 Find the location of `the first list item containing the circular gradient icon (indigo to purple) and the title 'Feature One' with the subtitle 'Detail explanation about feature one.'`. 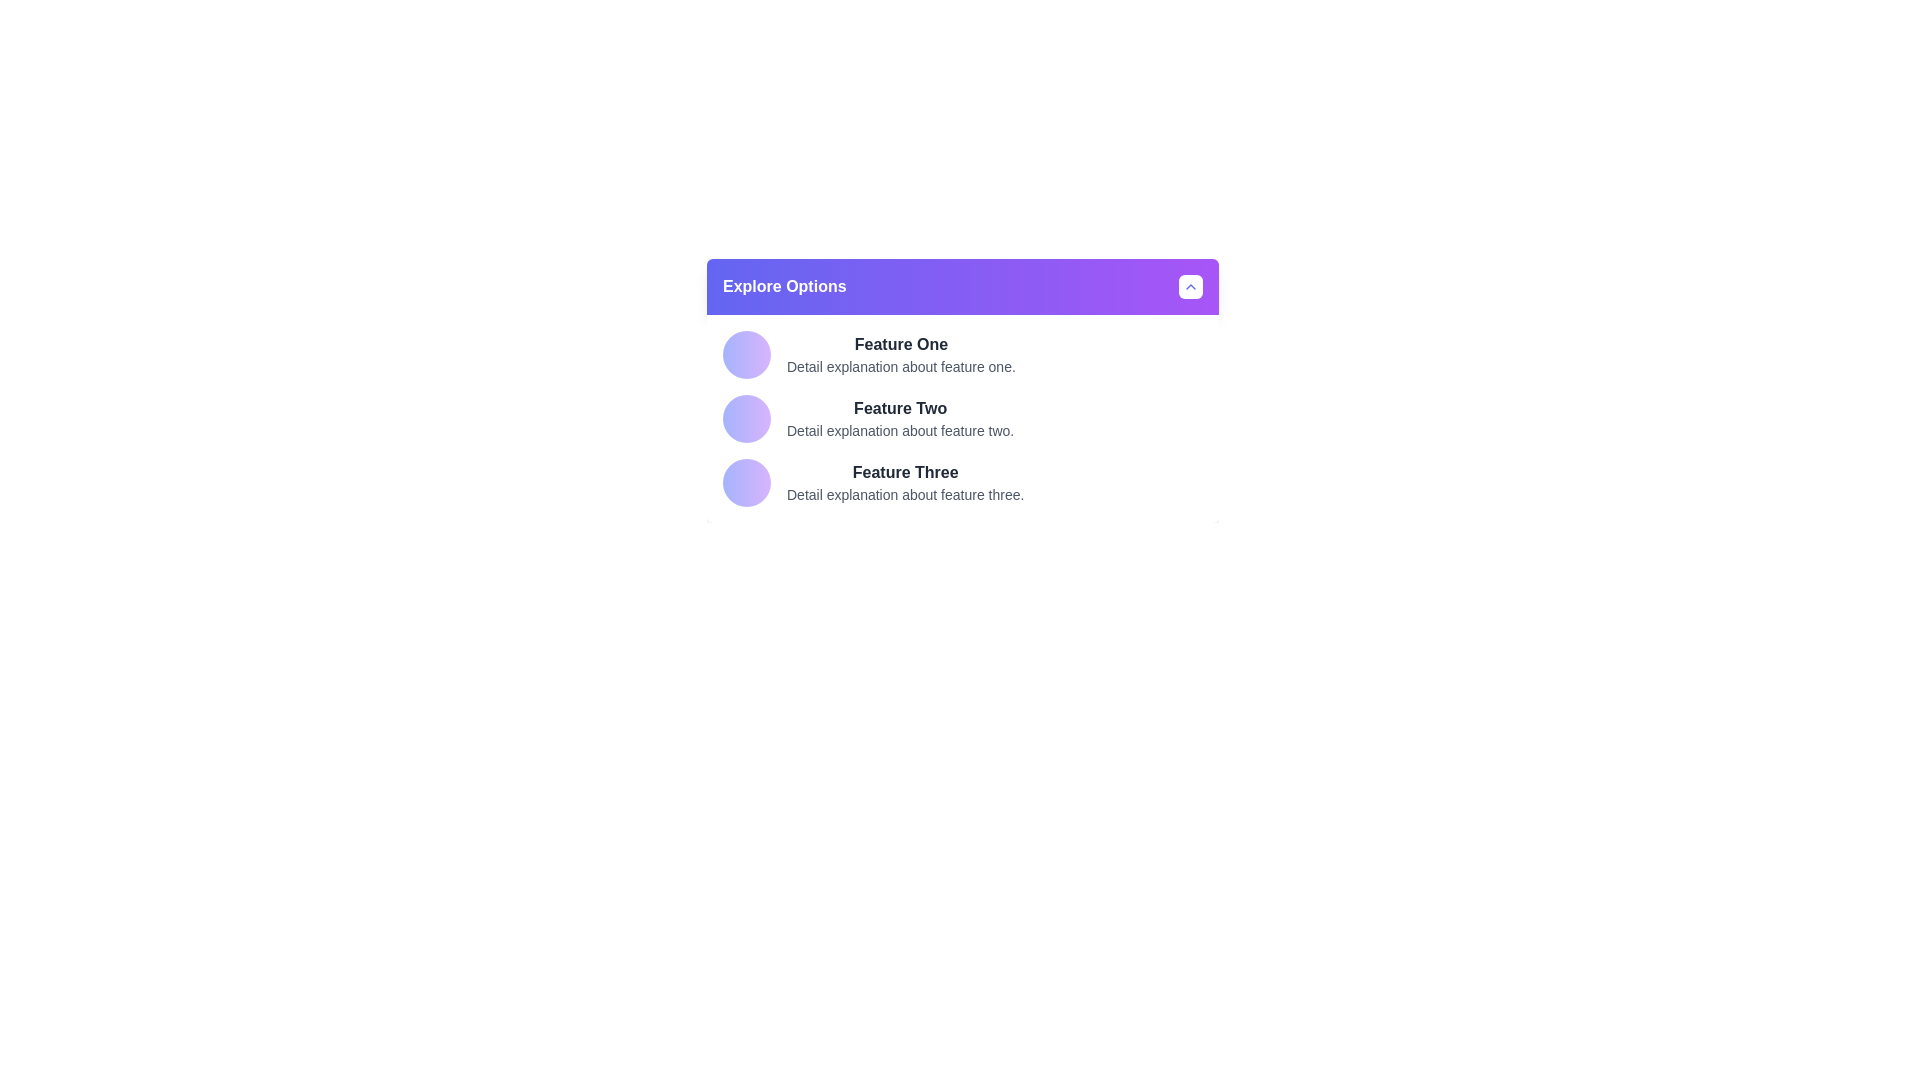

the first list item containing the circular gradient icon (indigo to purple) and the title 'Feature One' with the subtitle 'Detail explanation about feature one.' is located at coordinates (963, 353).